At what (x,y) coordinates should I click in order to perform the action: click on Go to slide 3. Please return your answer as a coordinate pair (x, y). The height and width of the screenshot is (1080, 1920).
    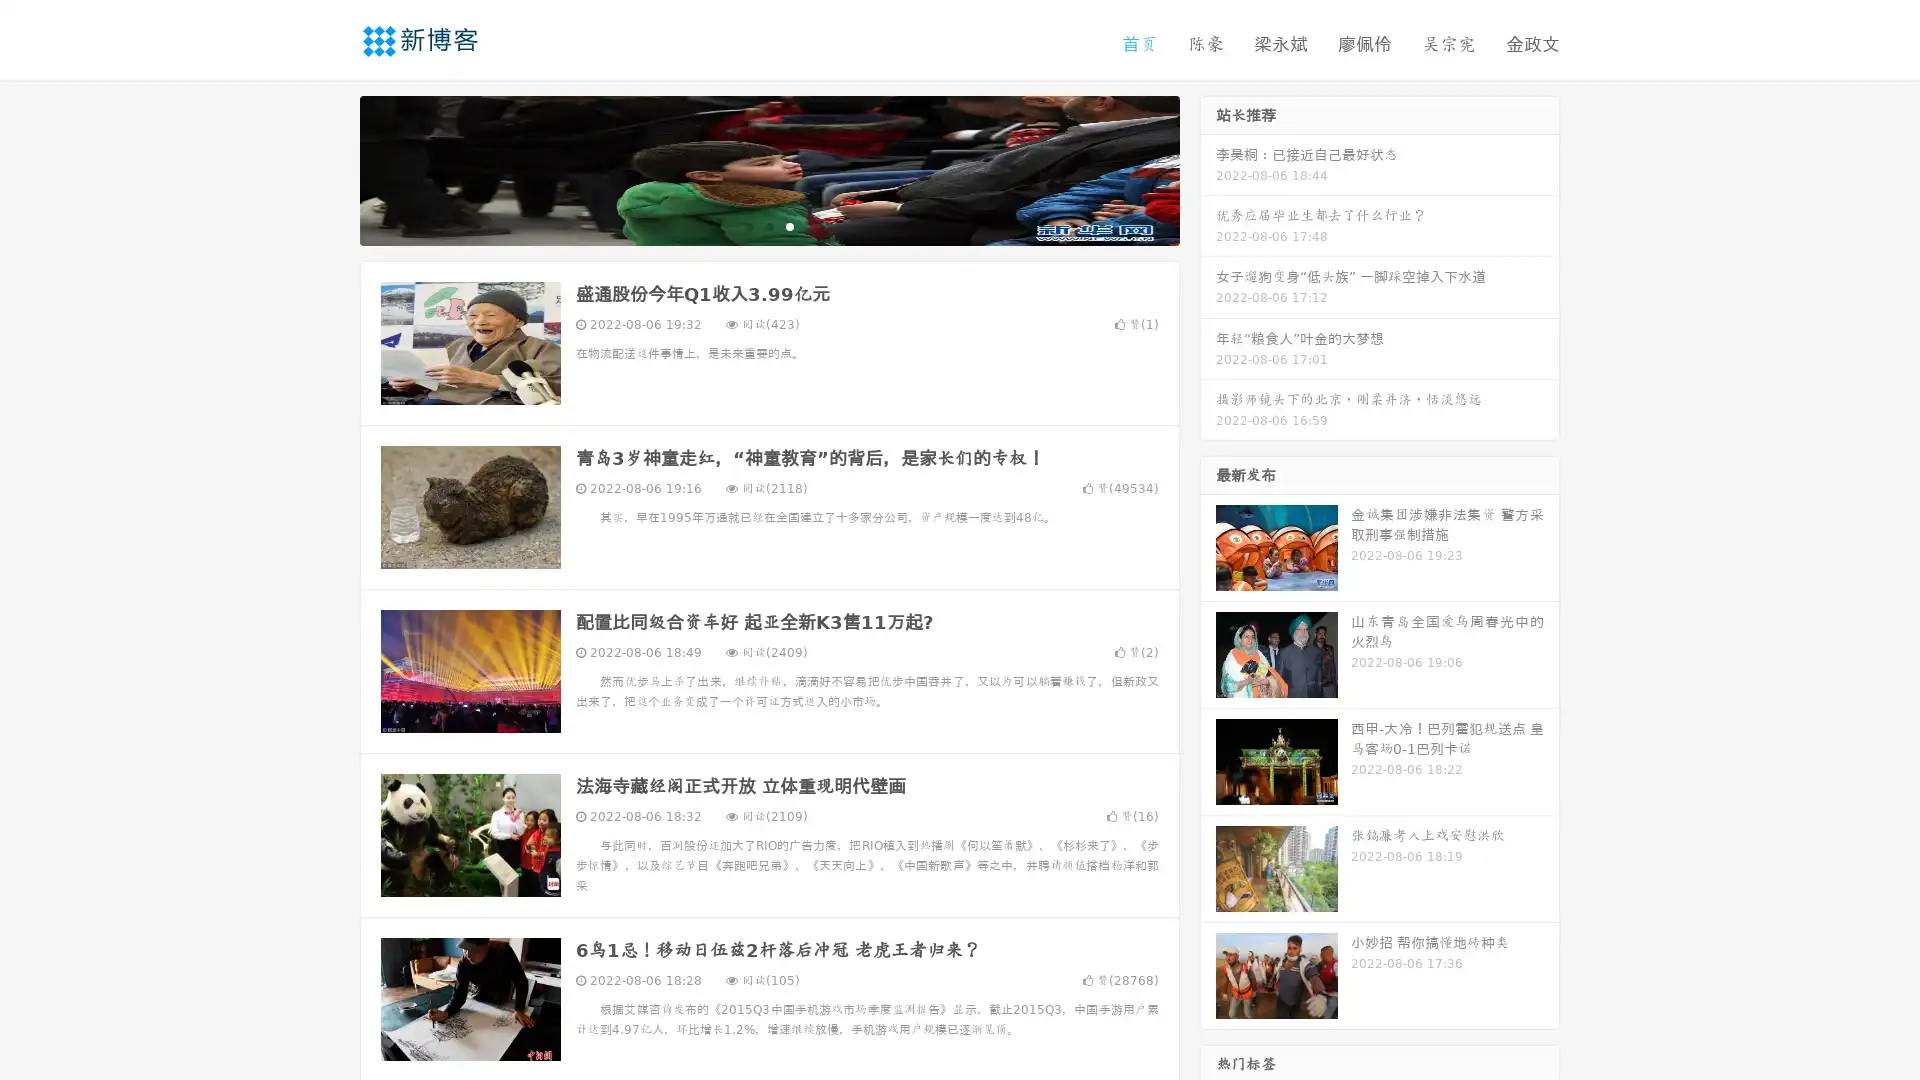
    Looking at the image, I should click on (789, 225).